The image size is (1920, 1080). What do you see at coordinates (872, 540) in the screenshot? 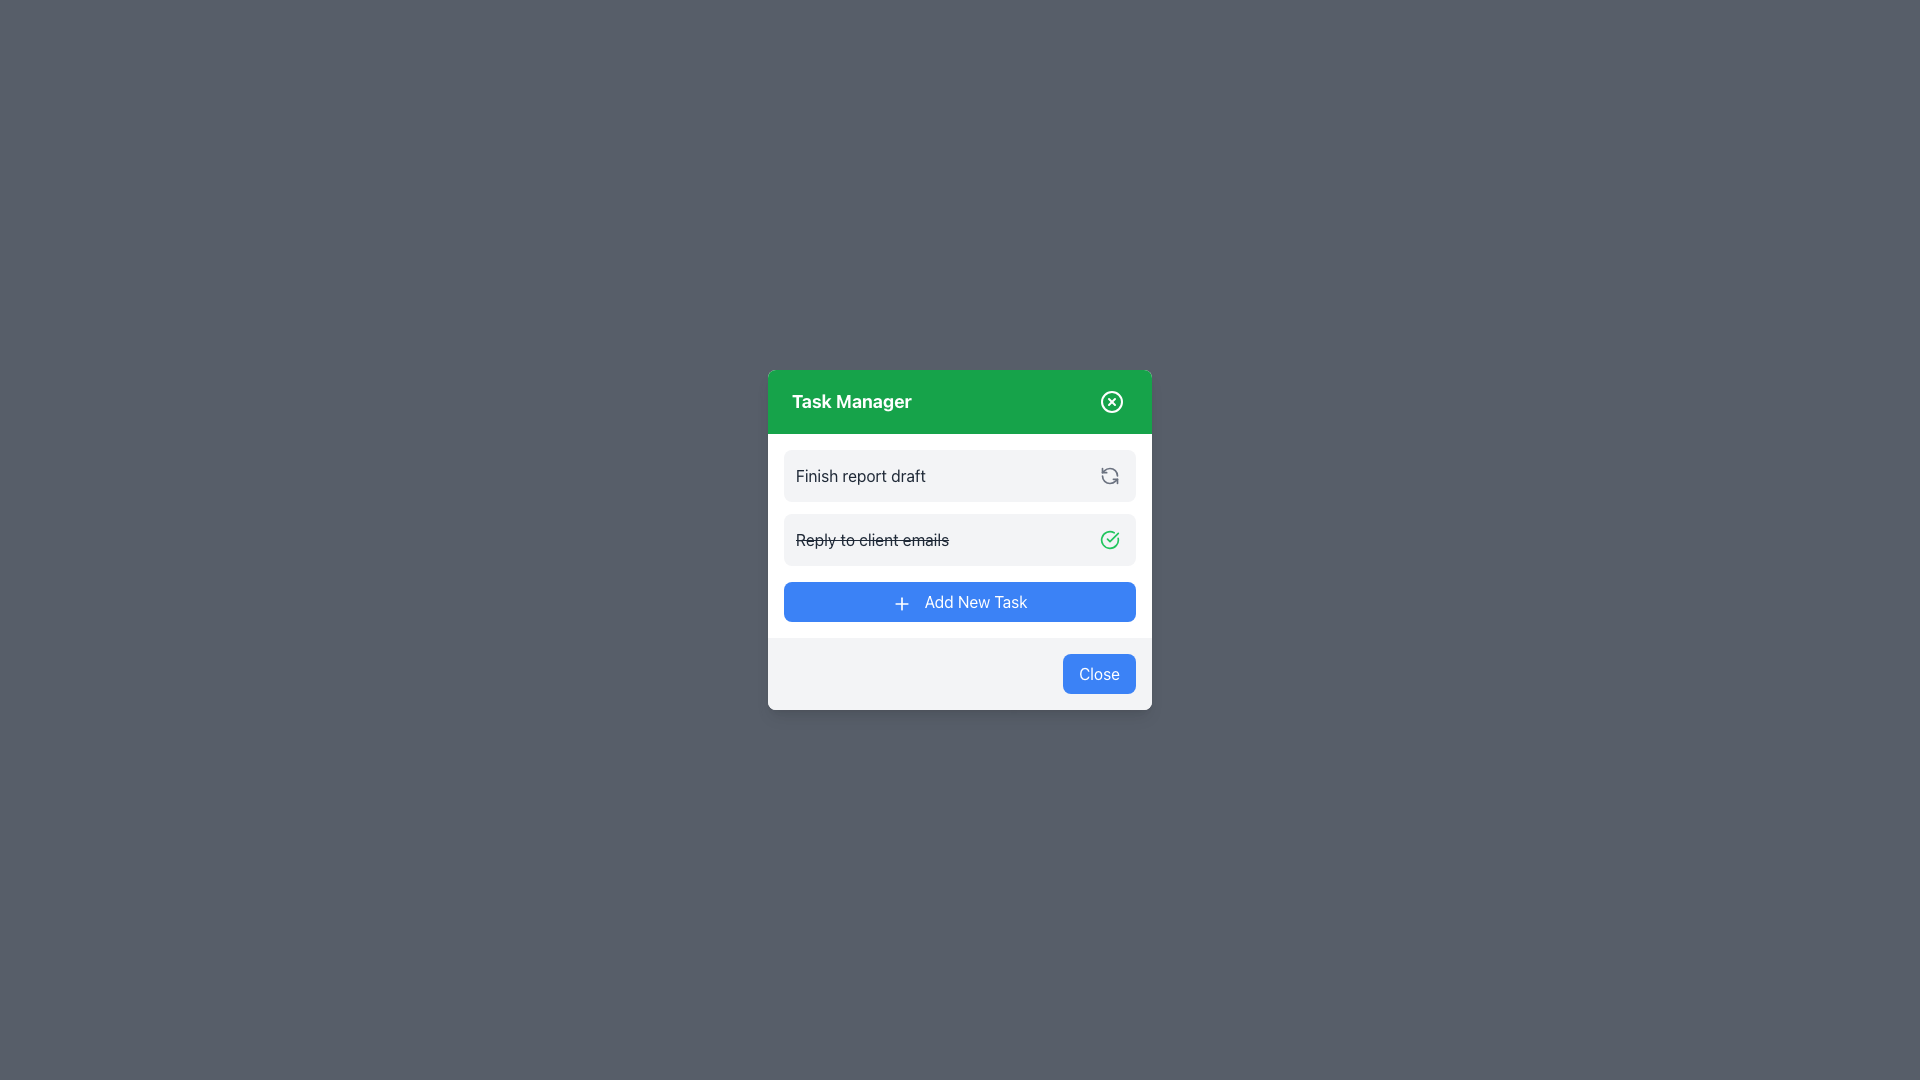
I see `the text element that serves as the title or description of the second task item, located below 'Finish report draft' and centrally positioned within a light gray rounded rectangle` at bounding box center [872, 540].